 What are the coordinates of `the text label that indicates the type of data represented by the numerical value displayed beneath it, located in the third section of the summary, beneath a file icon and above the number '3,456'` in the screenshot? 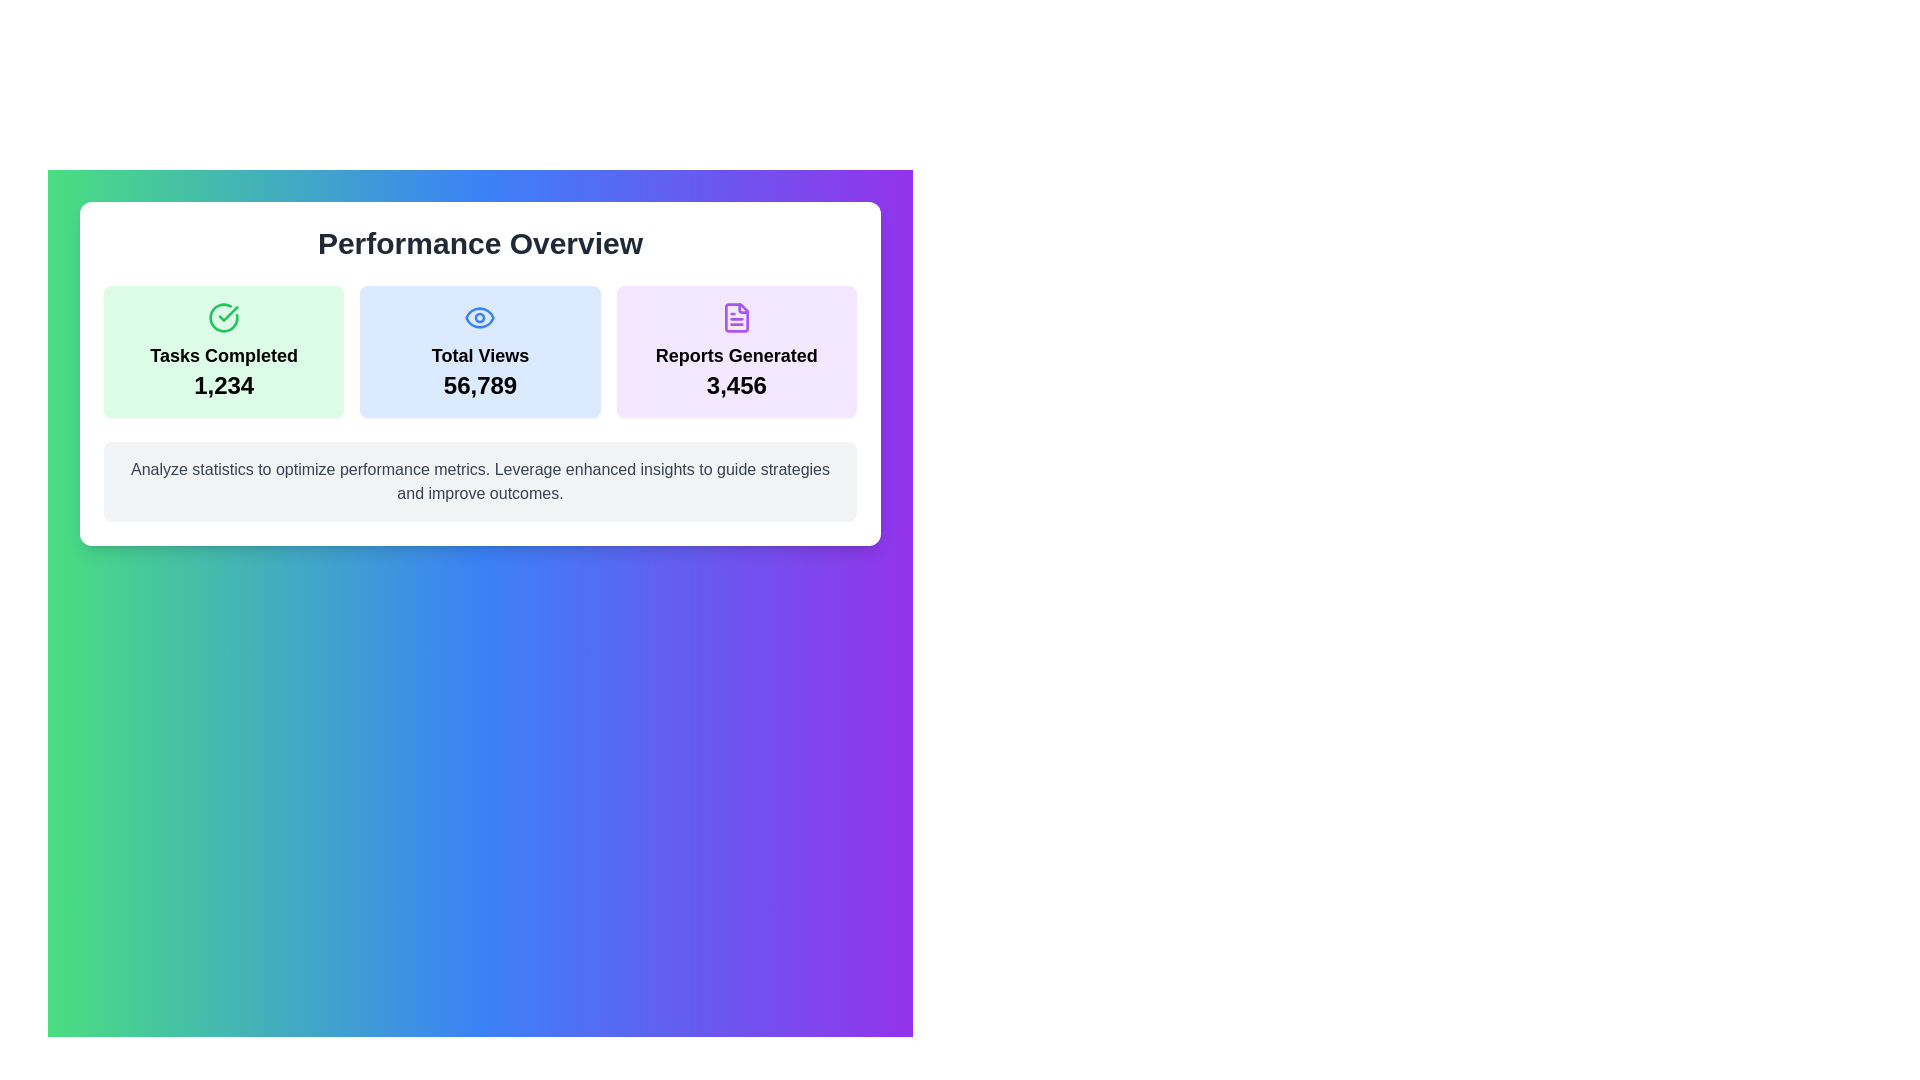 It's located at (735, 354).